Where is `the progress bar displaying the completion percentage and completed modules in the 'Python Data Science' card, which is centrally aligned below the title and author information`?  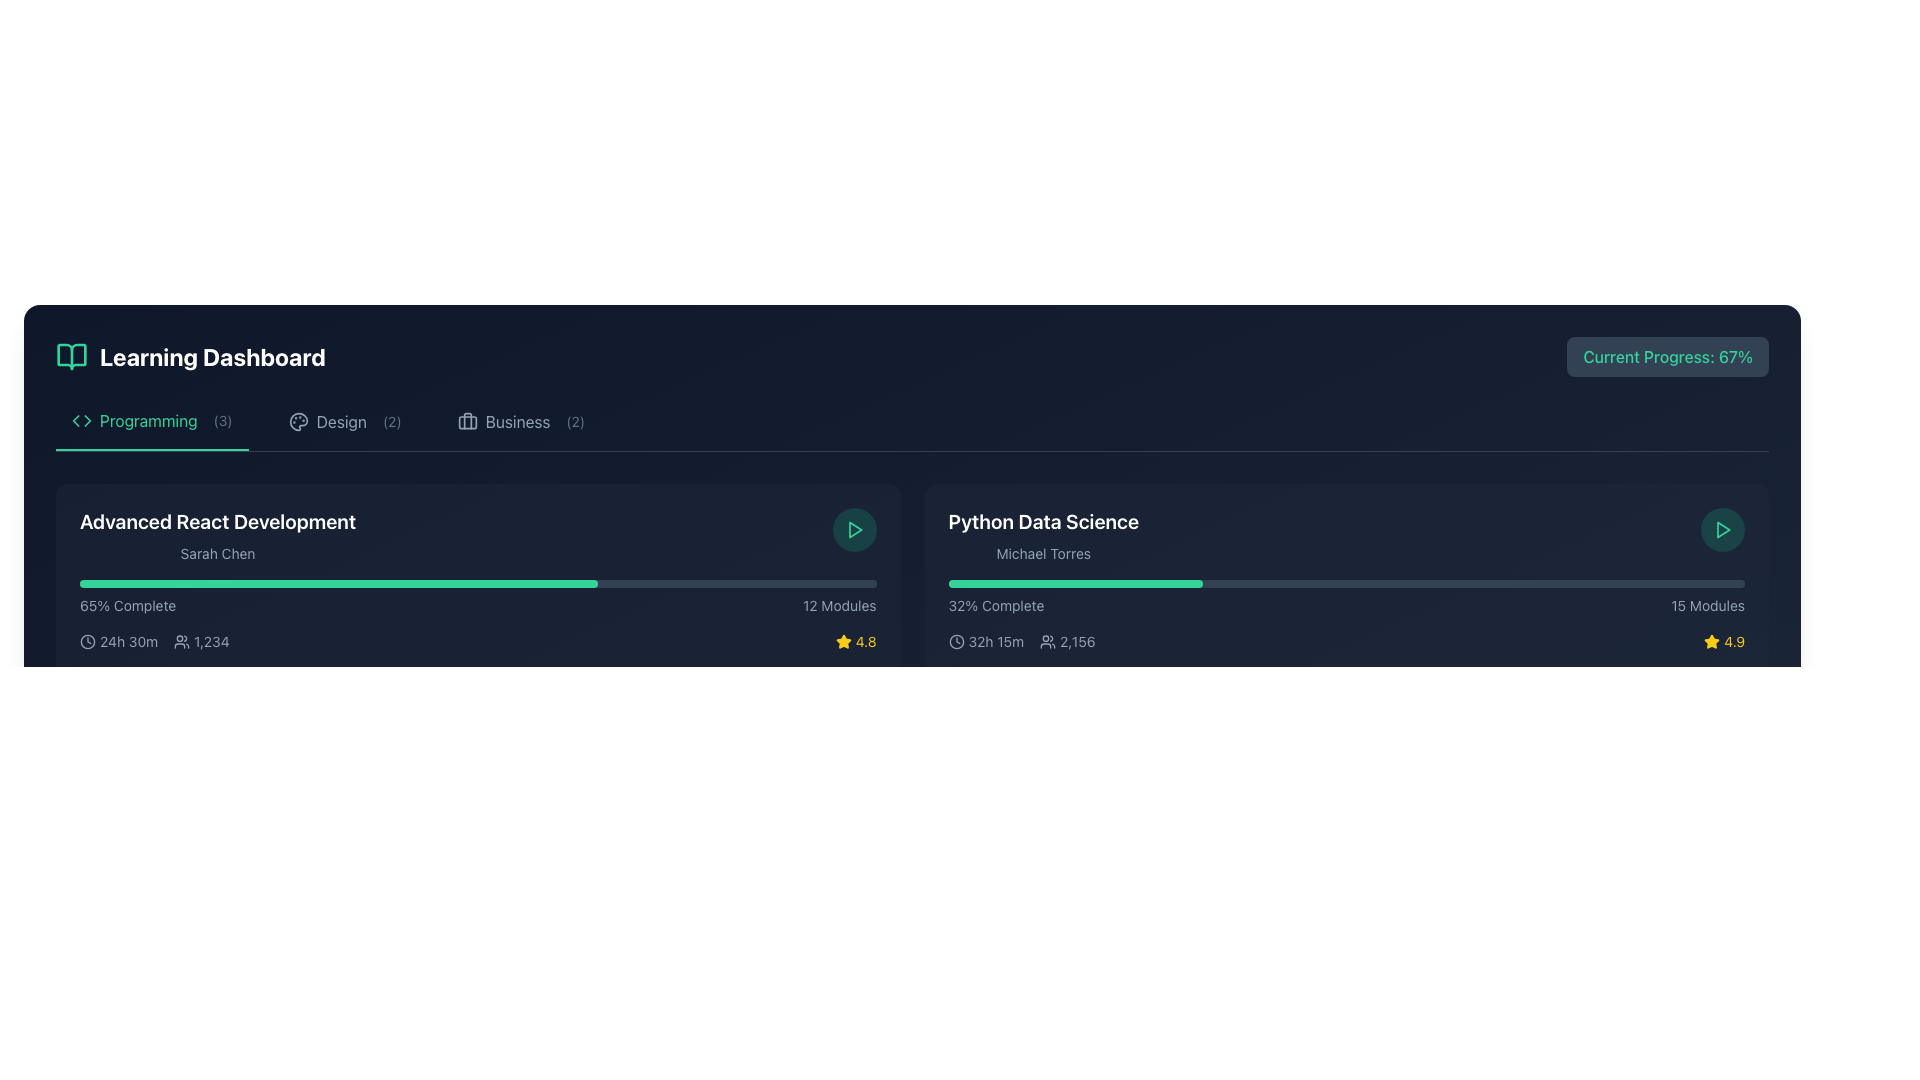
the progress bar displaying the completion percentage and completed modules in the 'Python Data Science' card, which is centrally aligned below the title and author information is located at coordinates (1346, 596).